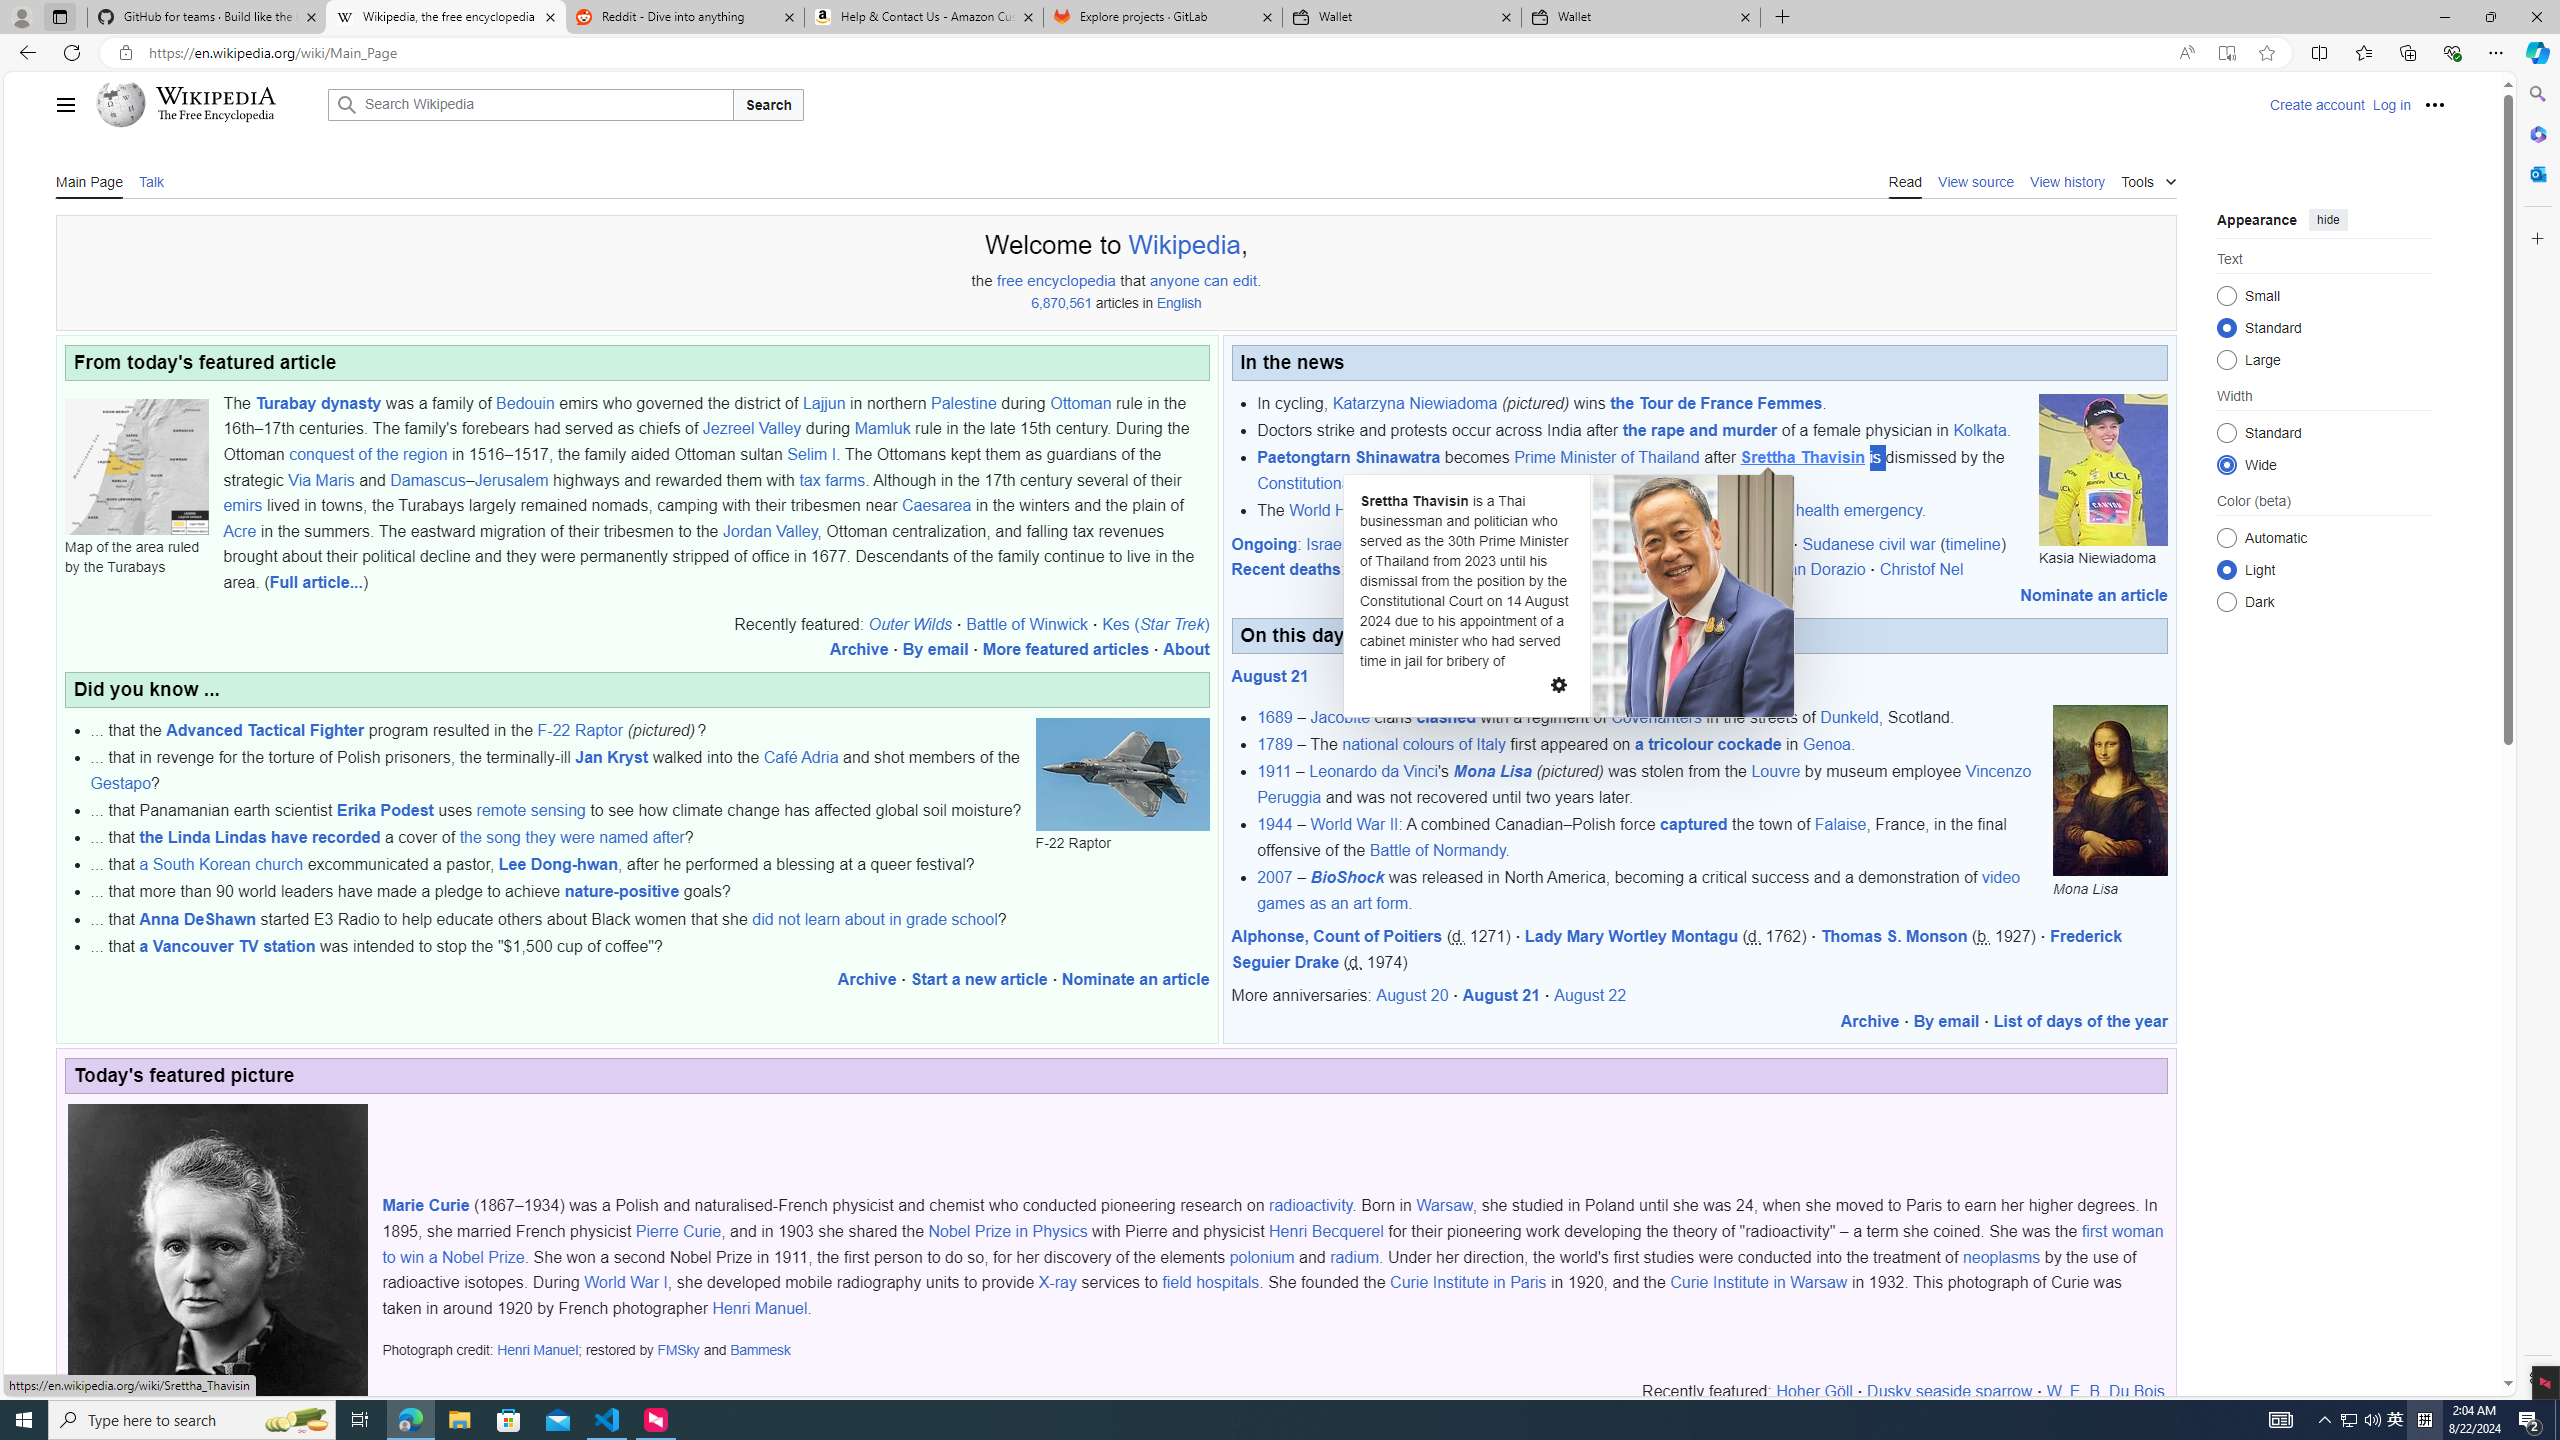  What do you see at coordinates (2392, 103) in the screenshot?
I see `'Log in'` at bounding box center [2392, 103].